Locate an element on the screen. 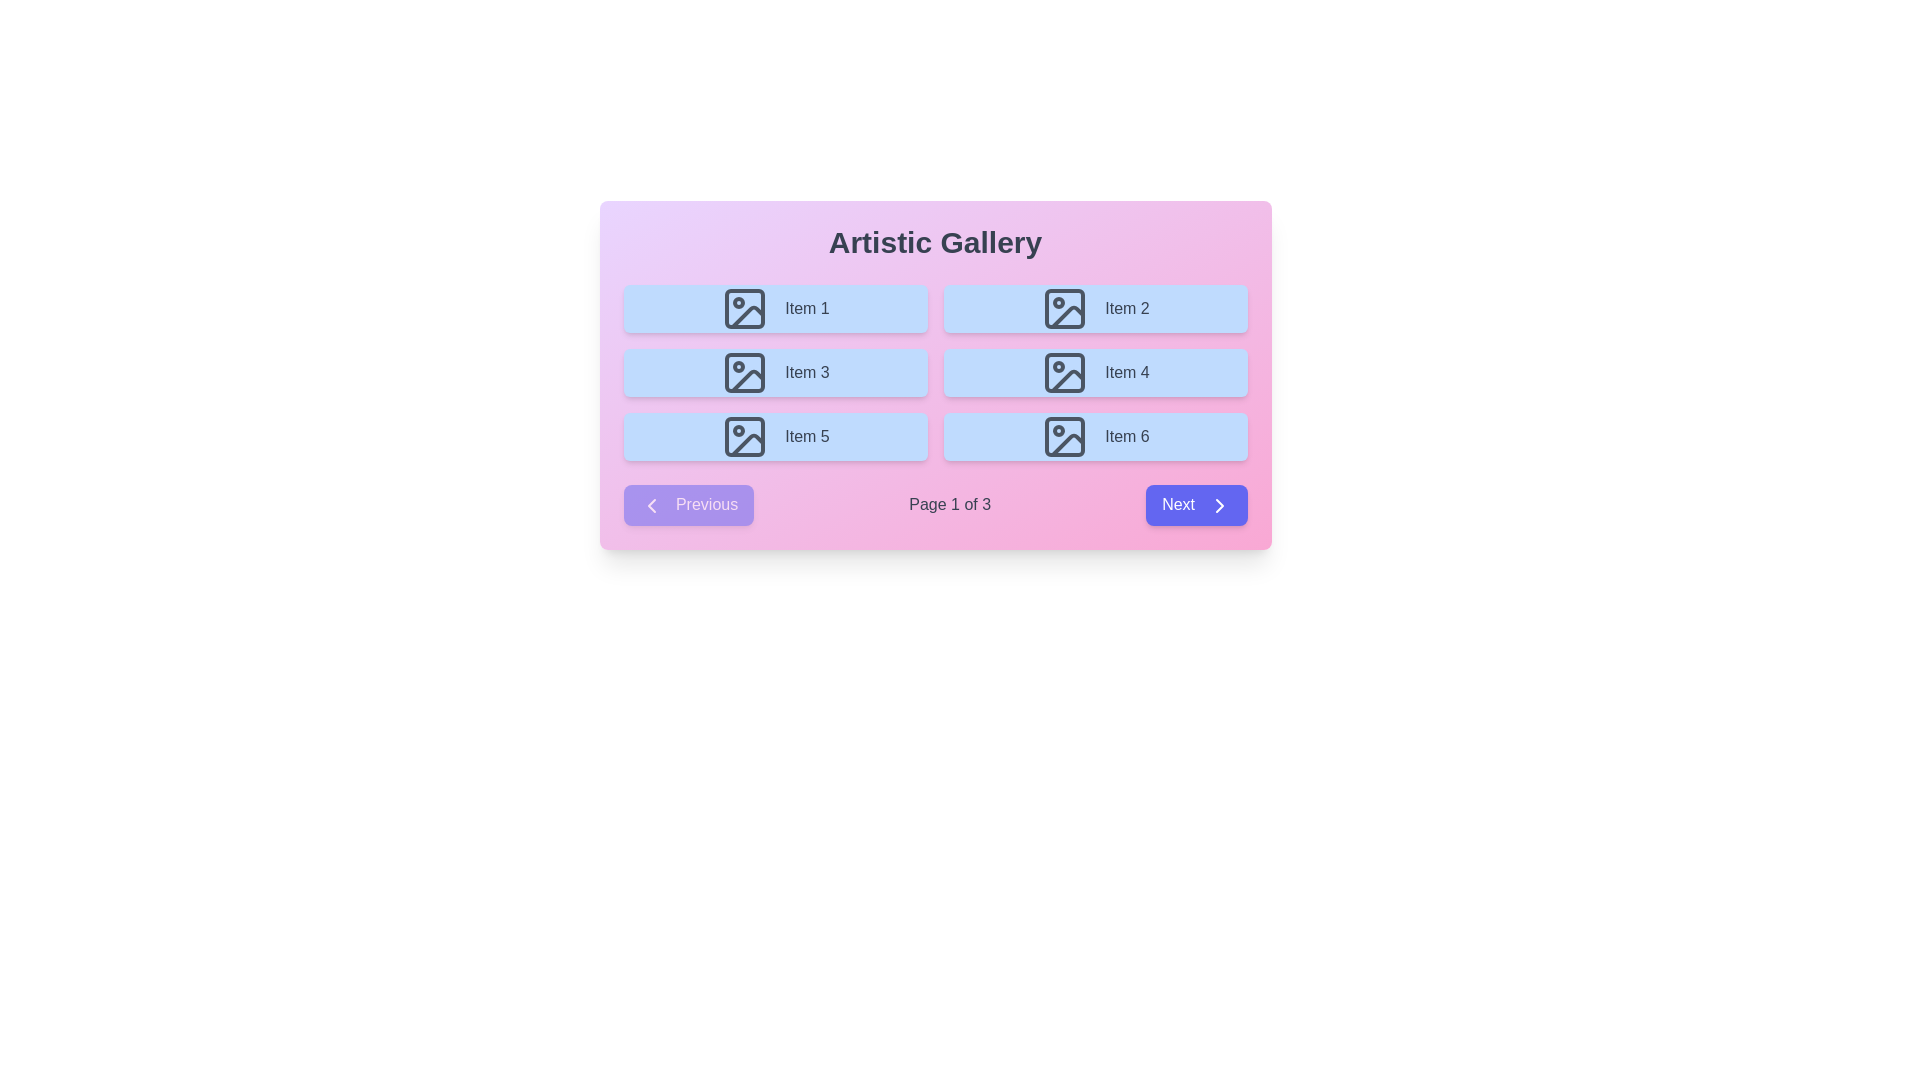  the icon resembling an image with a rectangular frame, circular shape, and diagonal line, located inside the light blue box labeled 'Item 3' is located at coordinates (744, 373).